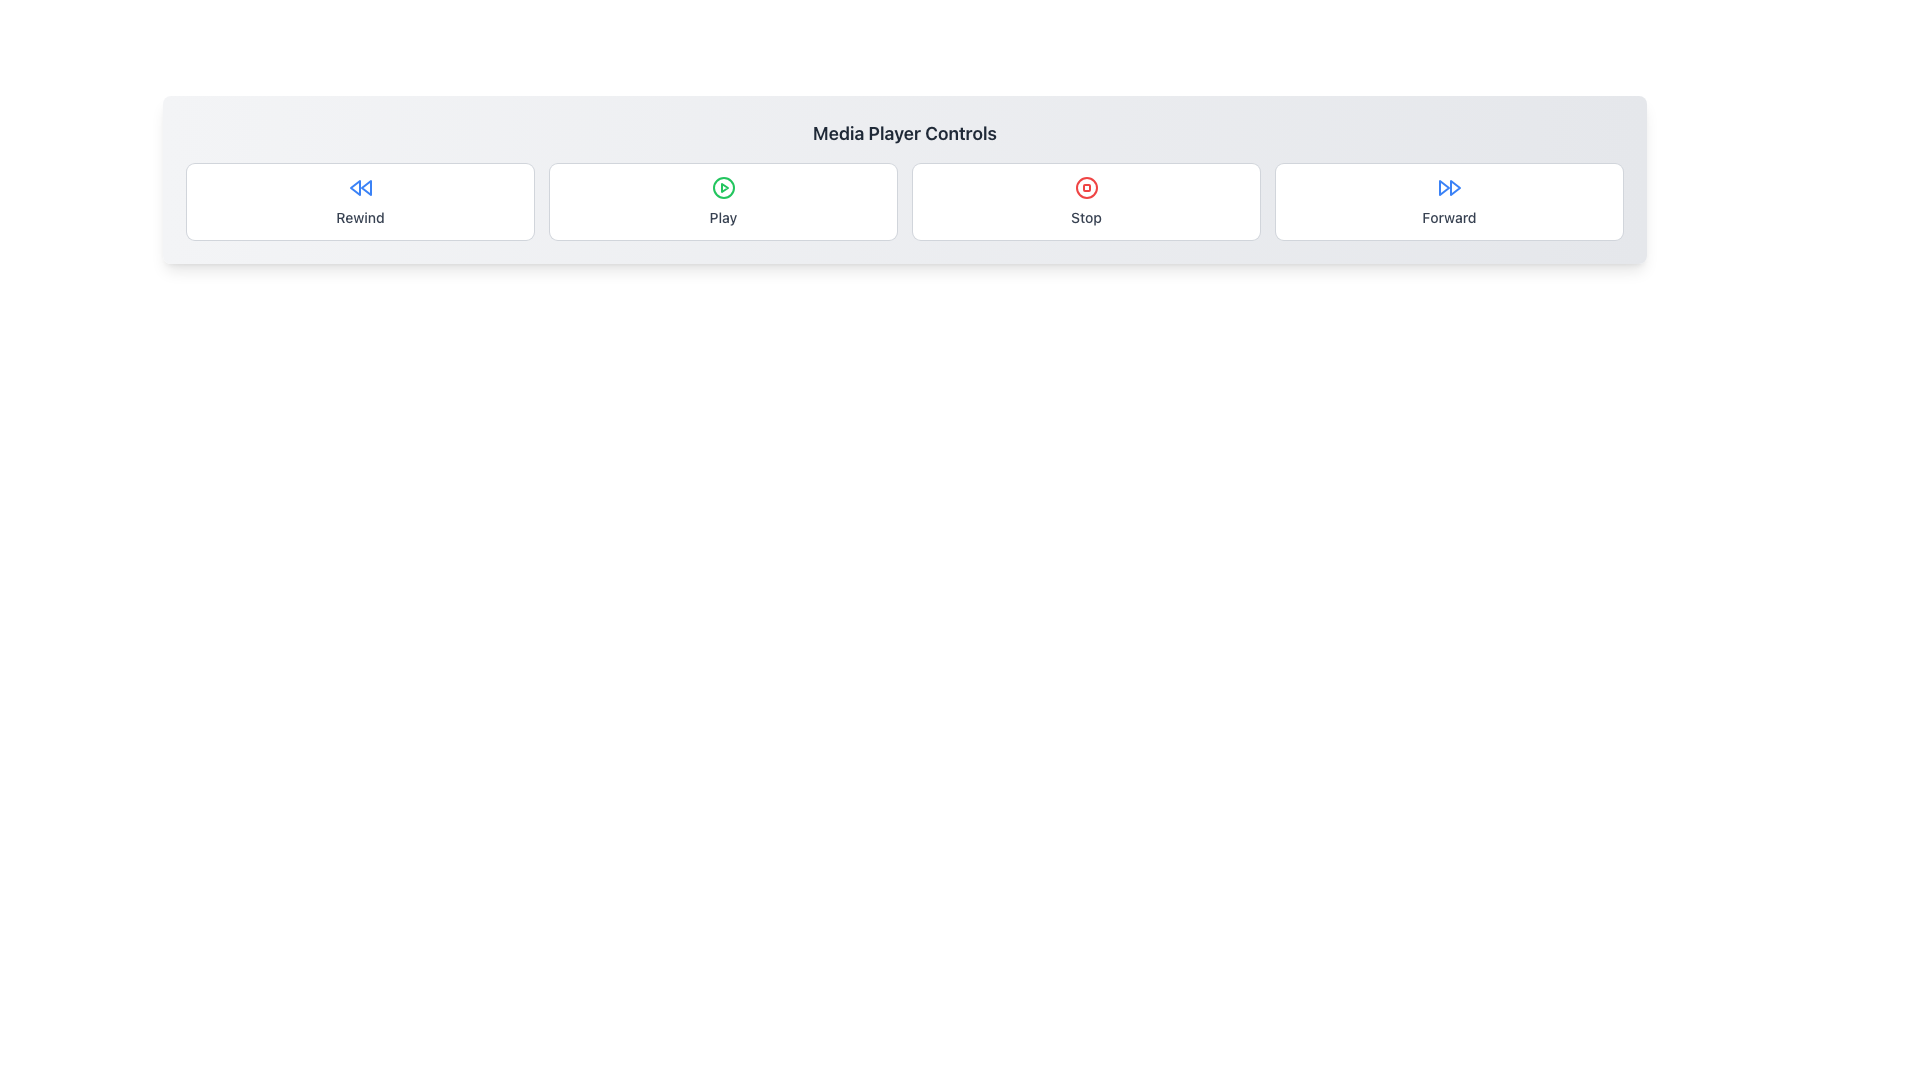 The width and height of the screenshot is (1920, 1080). Describe the element at coordinates (1444, 188) in the screenshot. I see `the left triangle of the fast-forward icon located in the right-most position of the media controls` at that location.